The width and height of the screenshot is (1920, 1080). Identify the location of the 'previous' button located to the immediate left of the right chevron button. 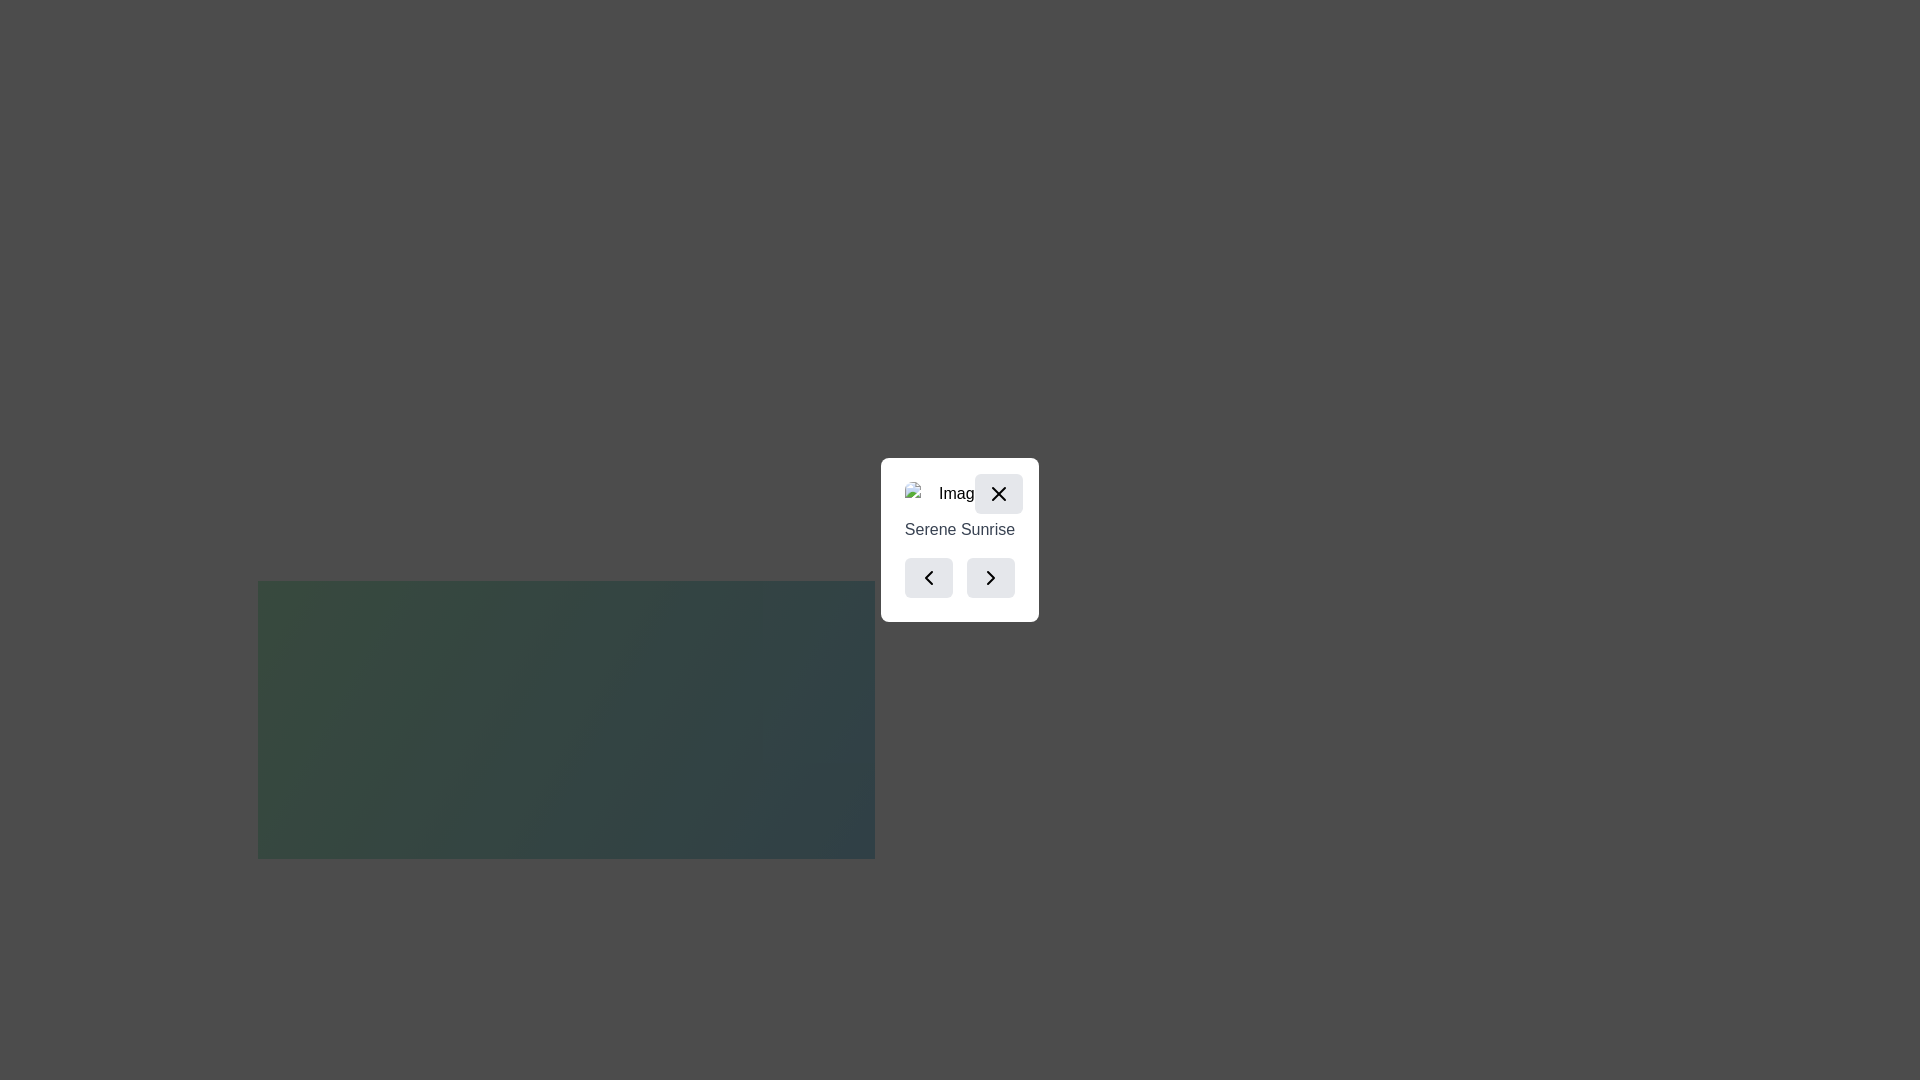
(927, 578).